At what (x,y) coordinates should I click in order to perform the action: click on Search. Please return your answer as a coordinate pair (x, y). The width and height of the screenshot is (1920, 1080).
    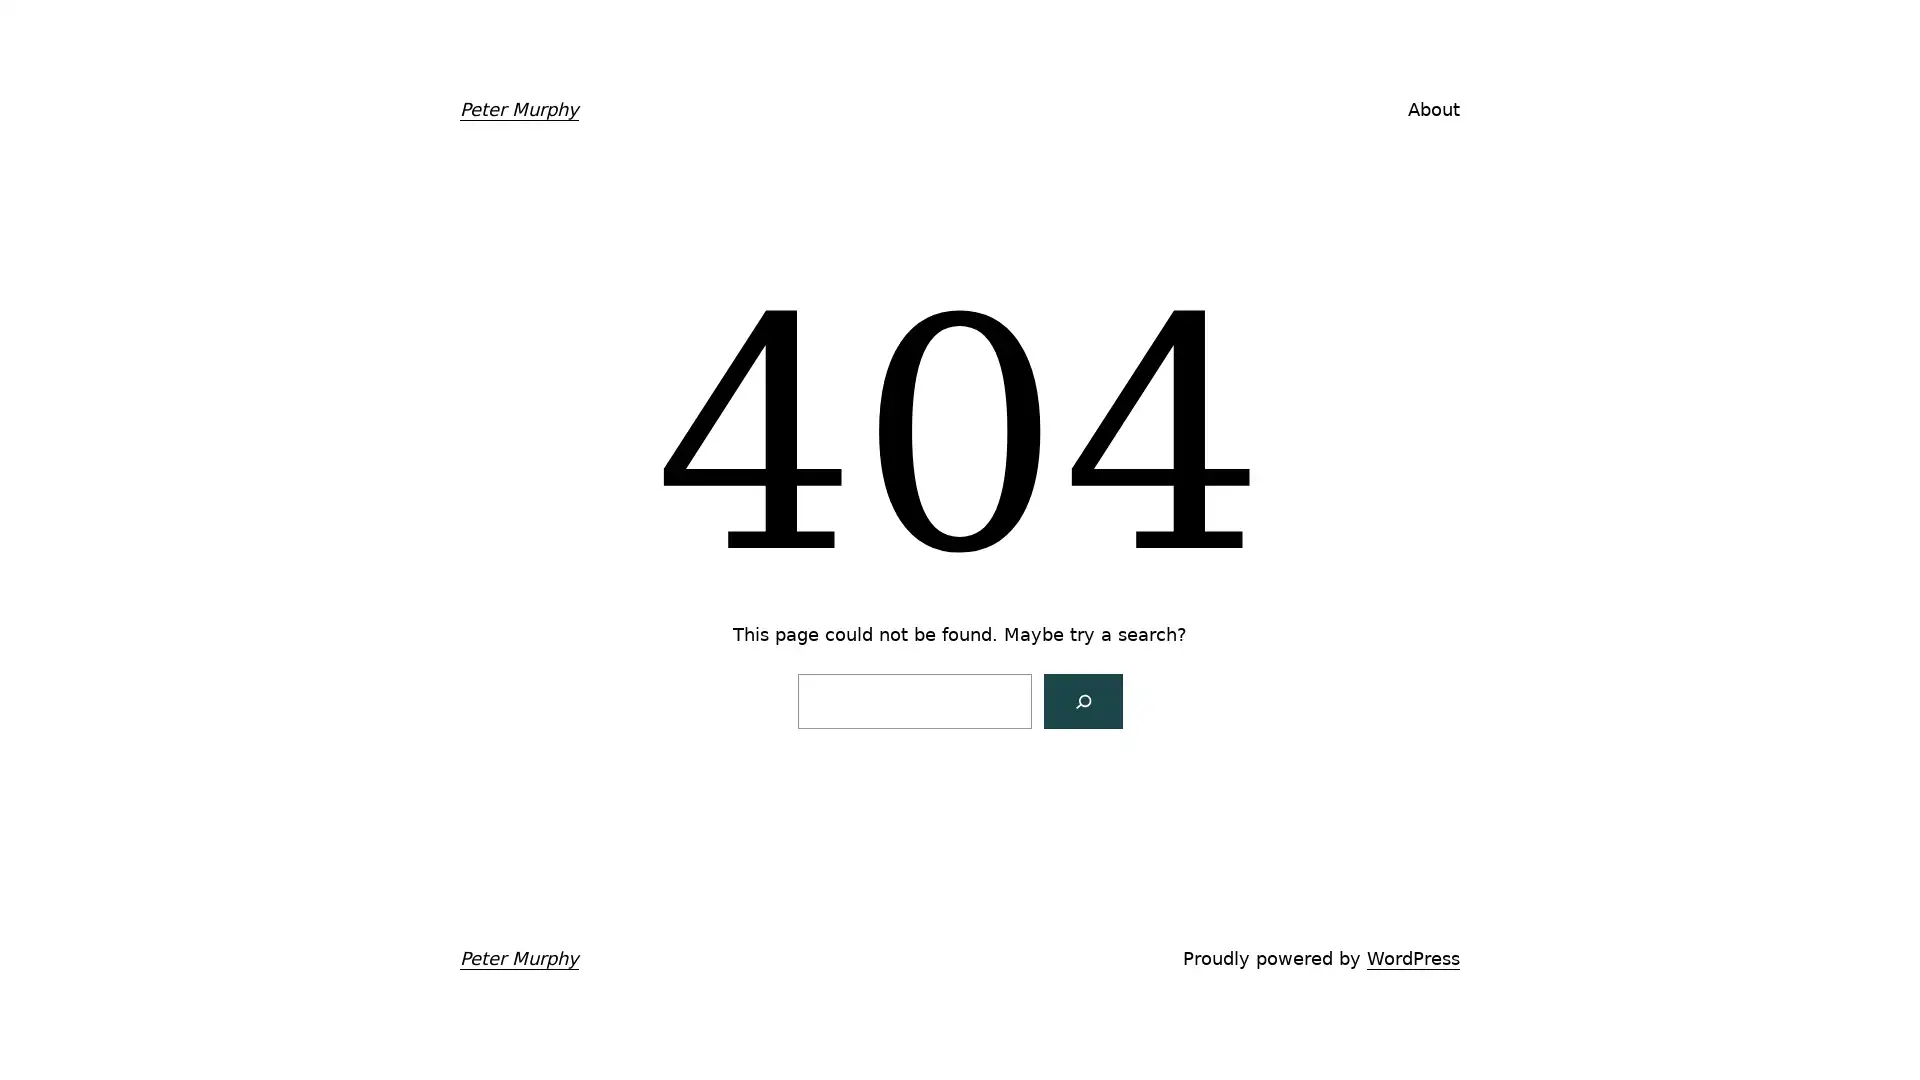
    Looking at the image, I should click on (1081, 699).